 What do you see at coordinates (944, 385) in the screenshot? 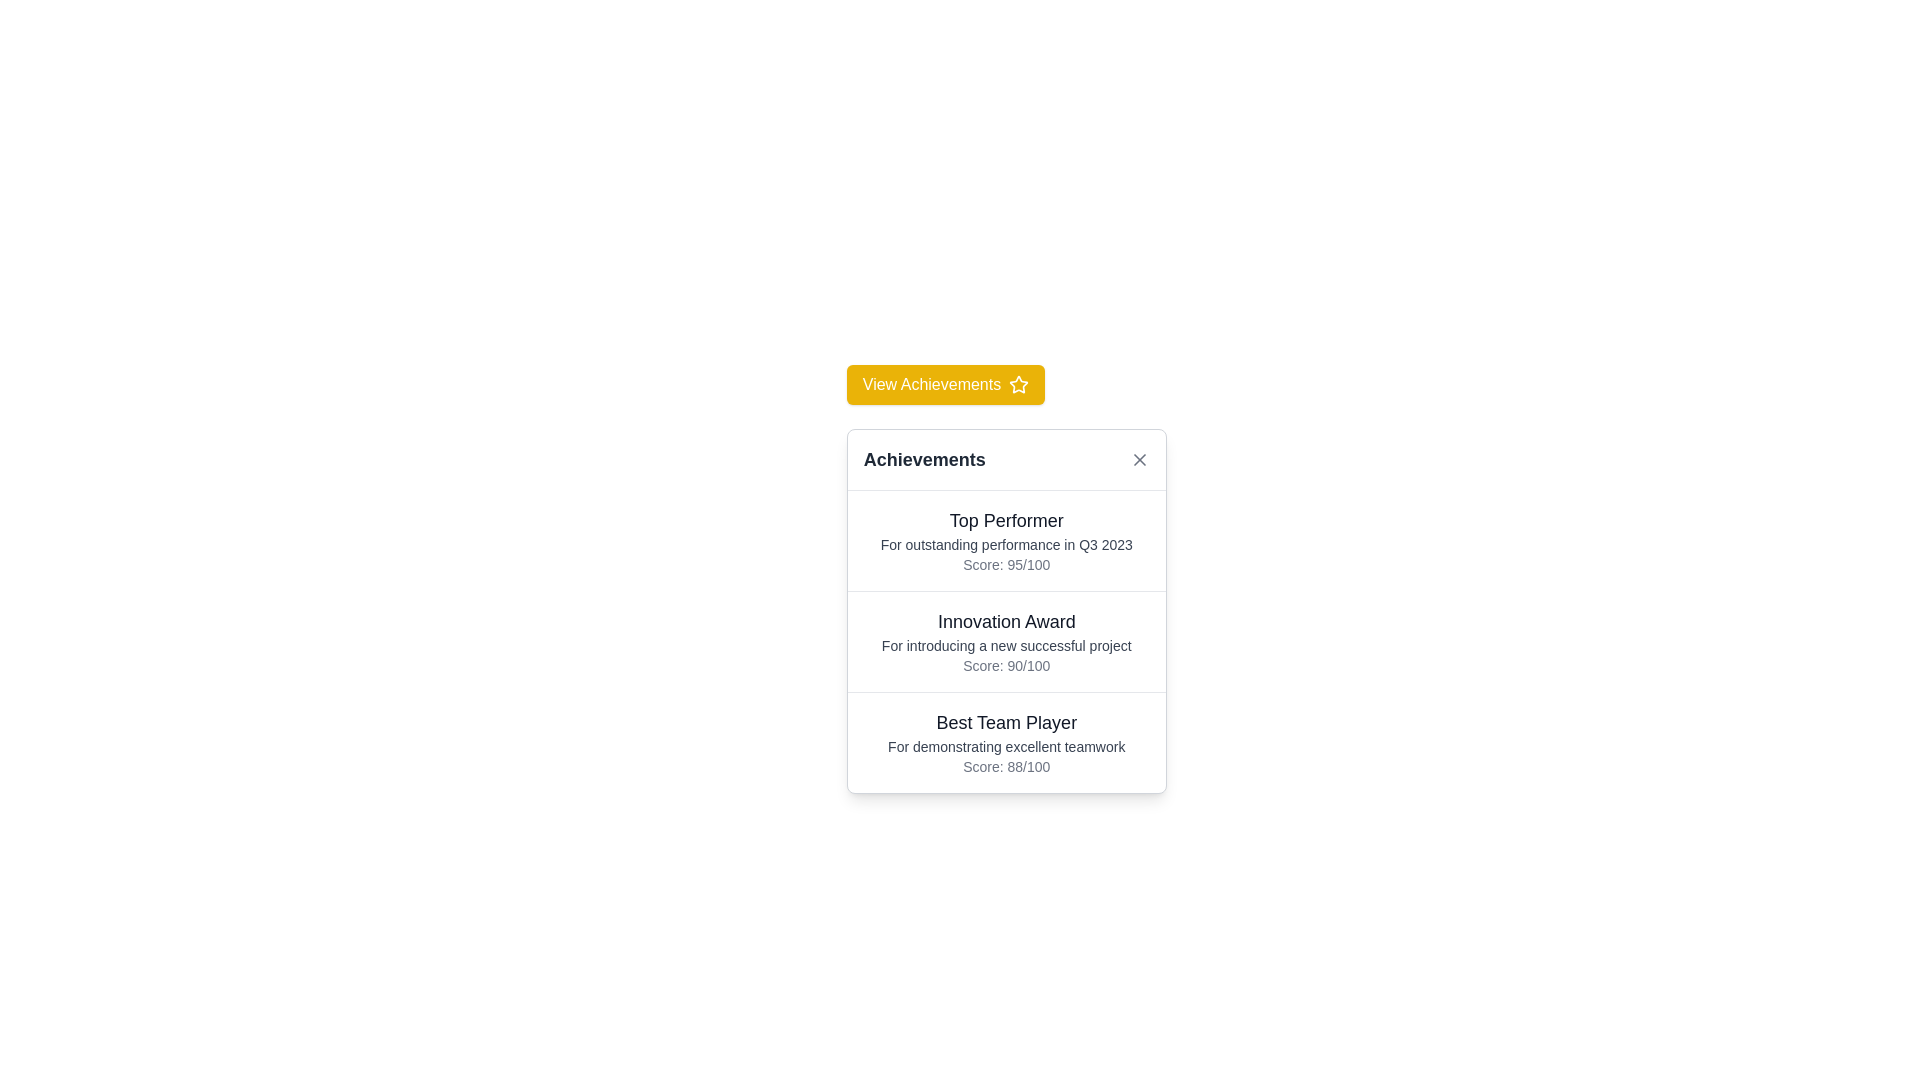
I see `the 'View Achievements' button, which has a yellow background and white text` at bounding box center [944, 385].